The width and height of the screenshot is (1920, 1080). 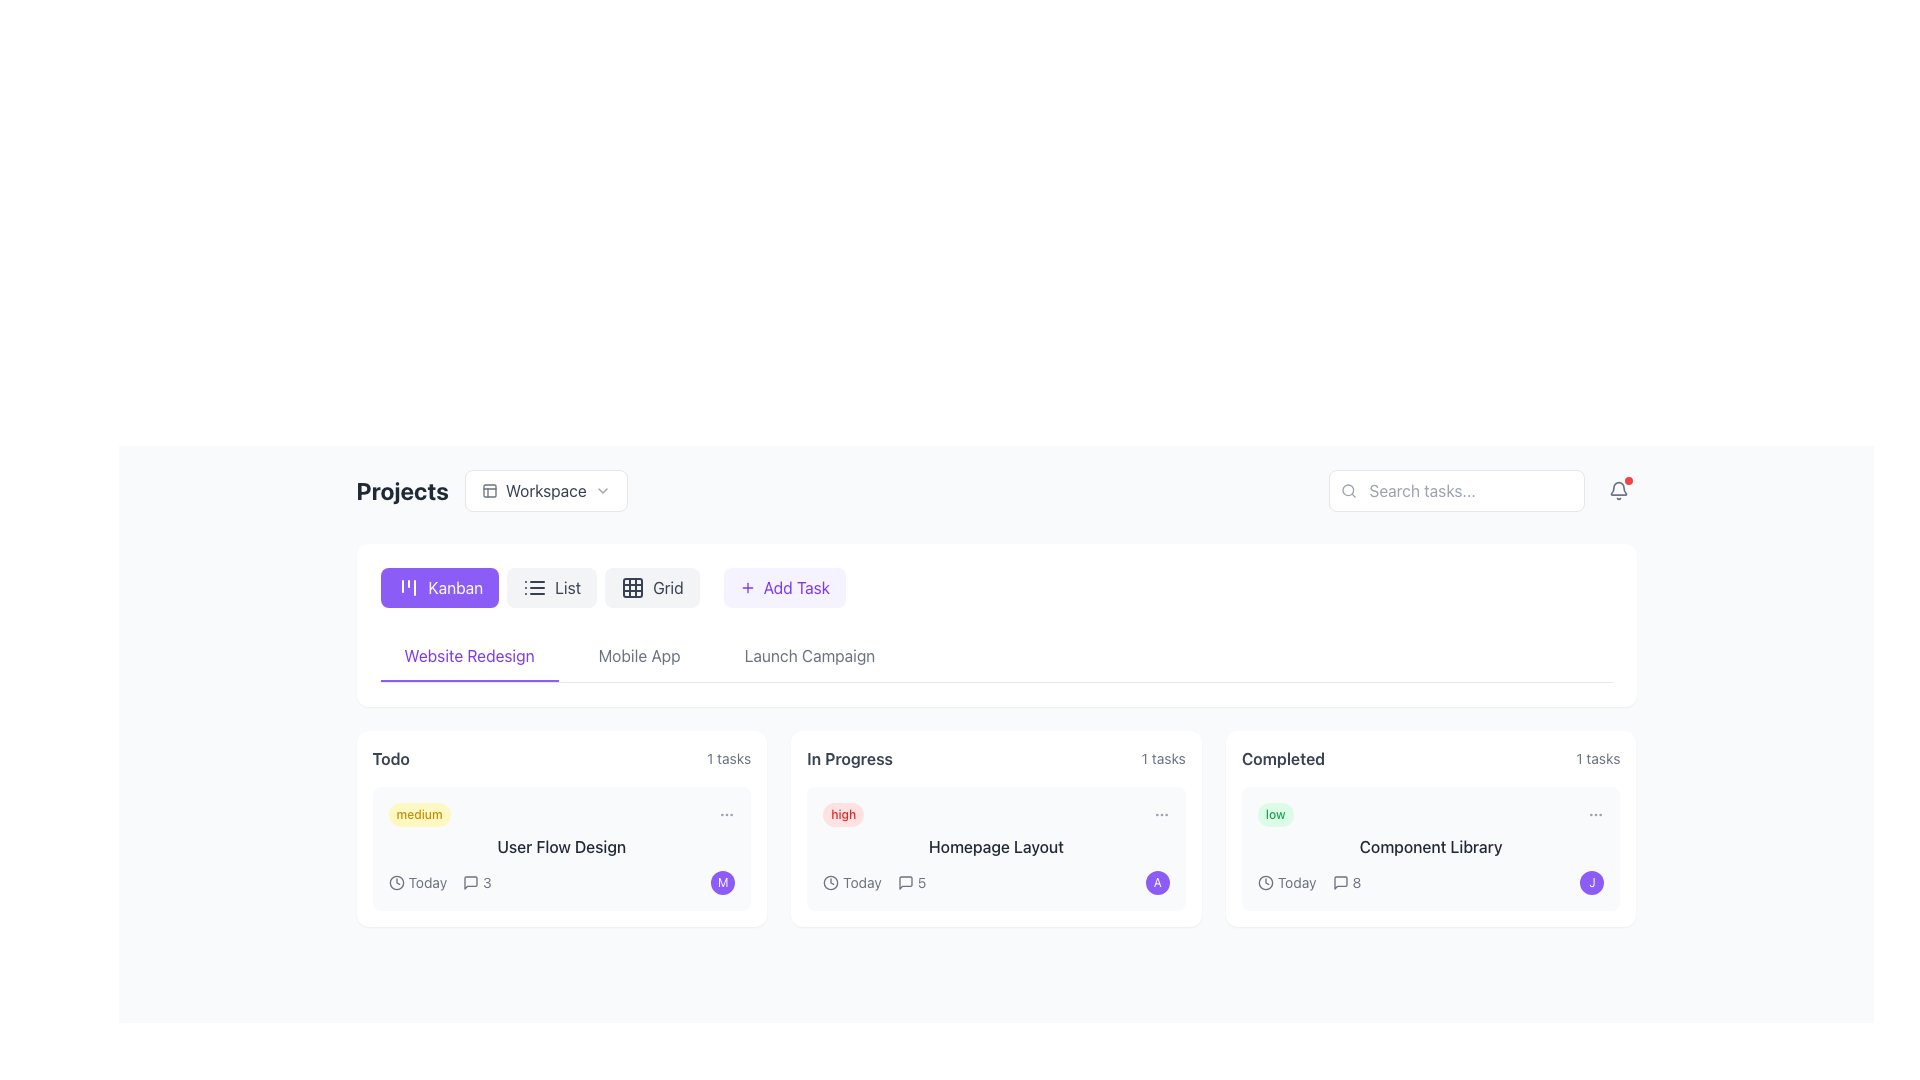 What do you see at coordinates (874, 882) in the screenshot?
I see `the Text label displaying 'Today 5' located in the 'In Progress' section under the task box labeled 'Homepage Layout'` at bounding box center [874, 882].